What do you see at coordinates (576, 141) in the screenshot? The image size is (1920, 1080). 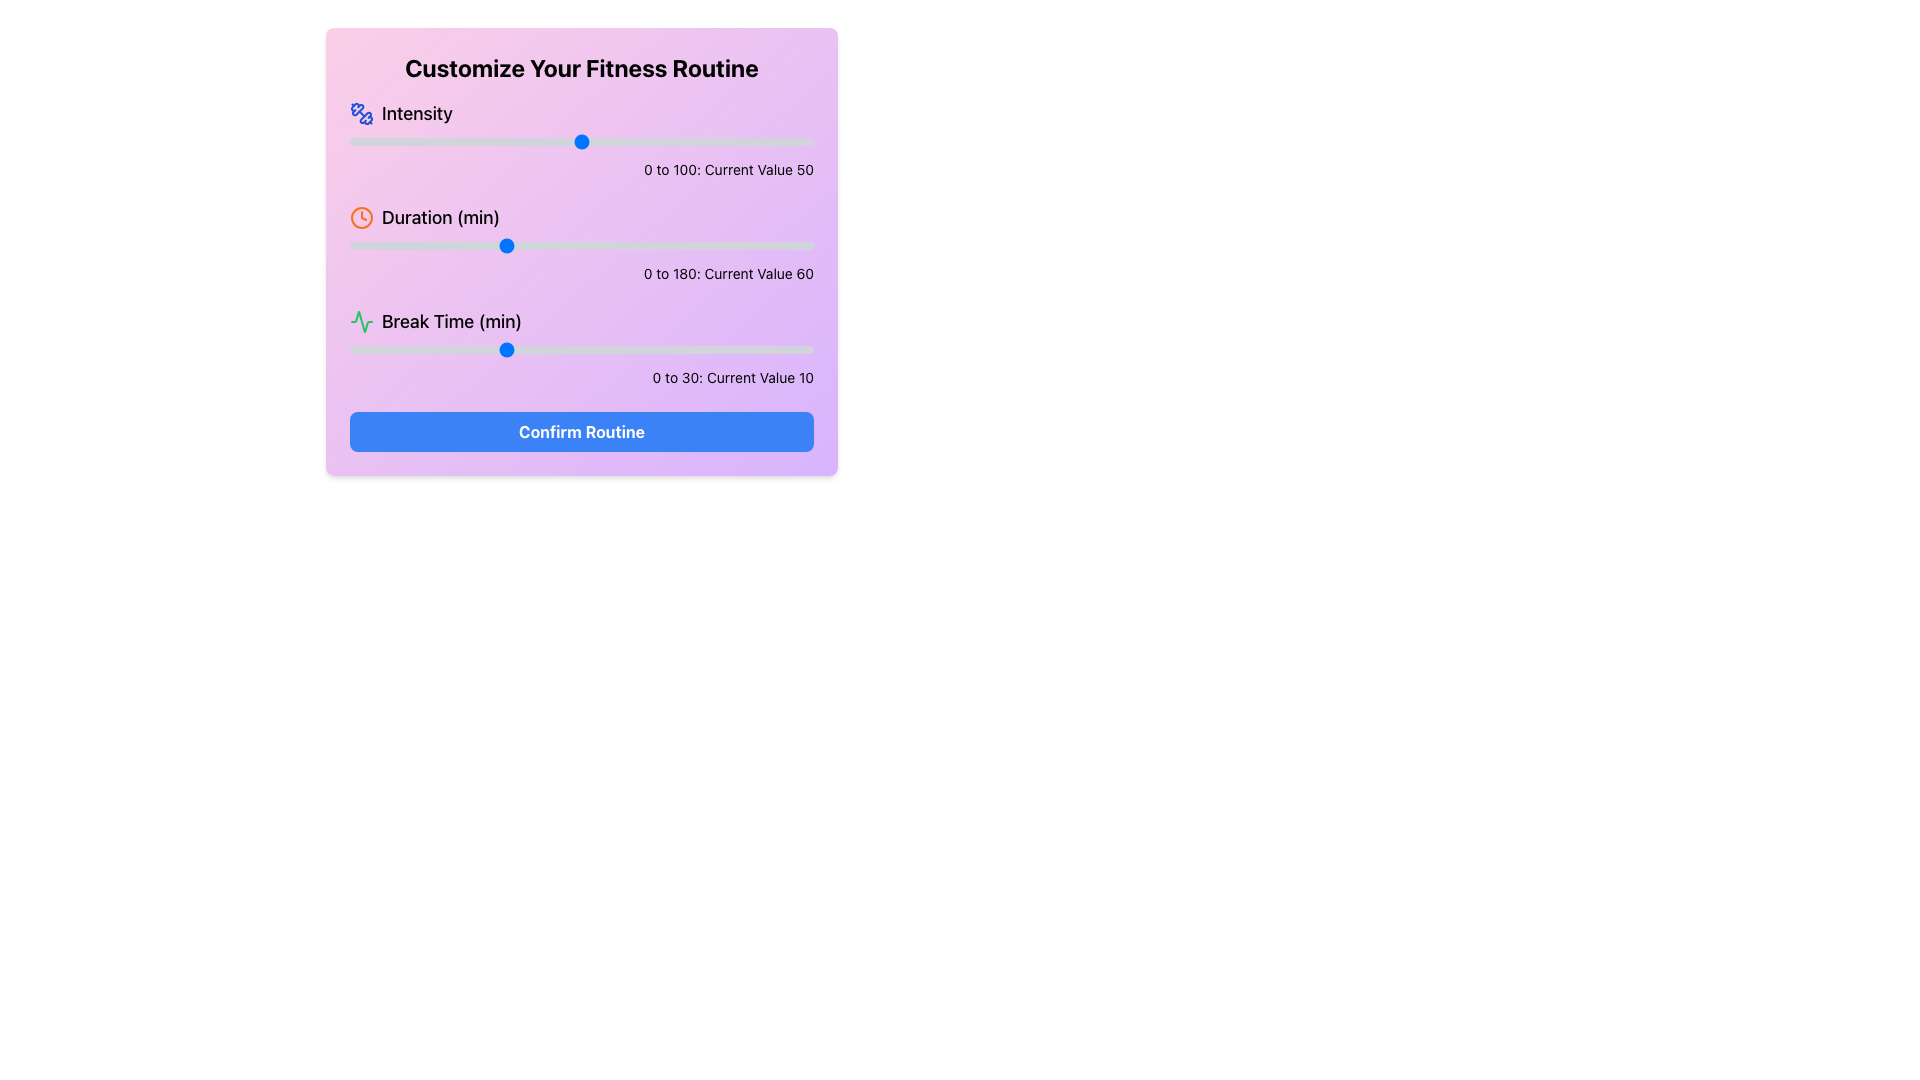 I see `the intensity` at bounding box center [576, 141].